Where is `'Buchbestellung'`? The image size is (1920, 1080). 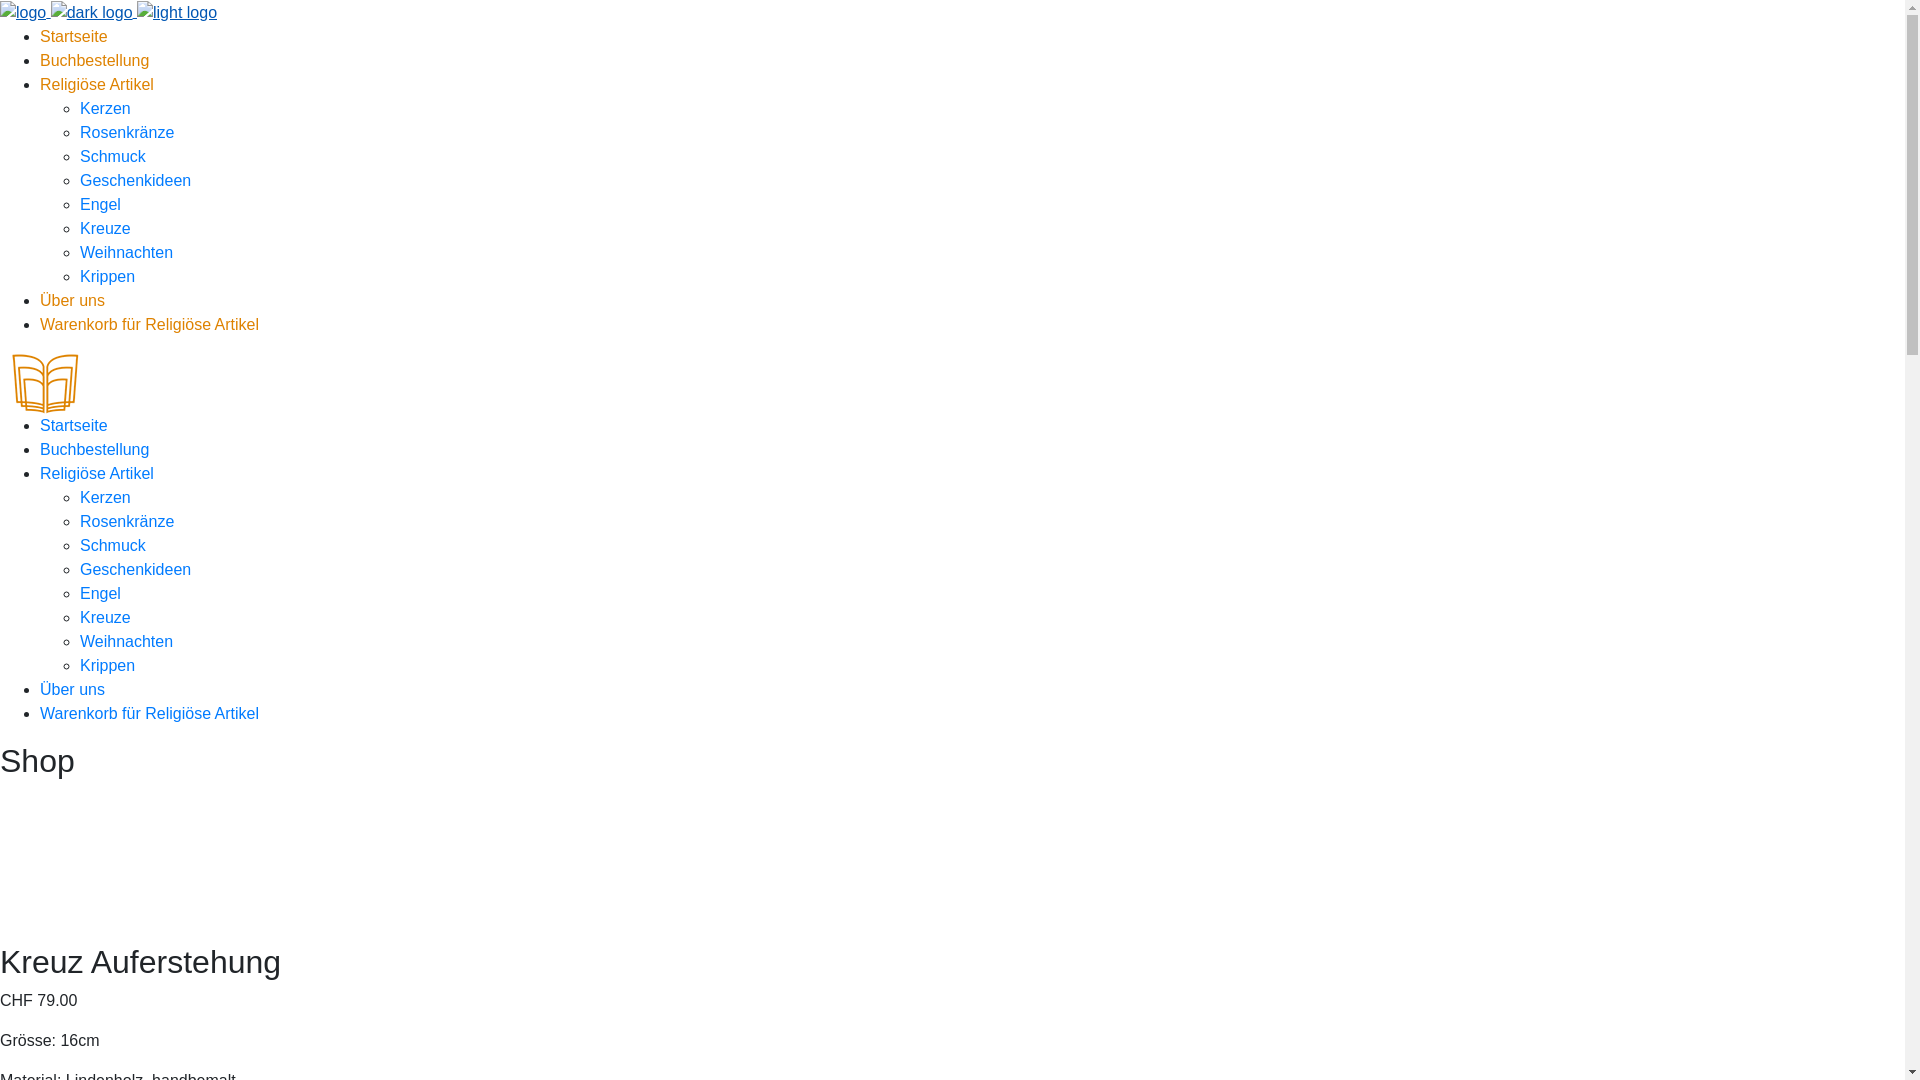 'Buchbestellung' is located at coordinates (93, 59).